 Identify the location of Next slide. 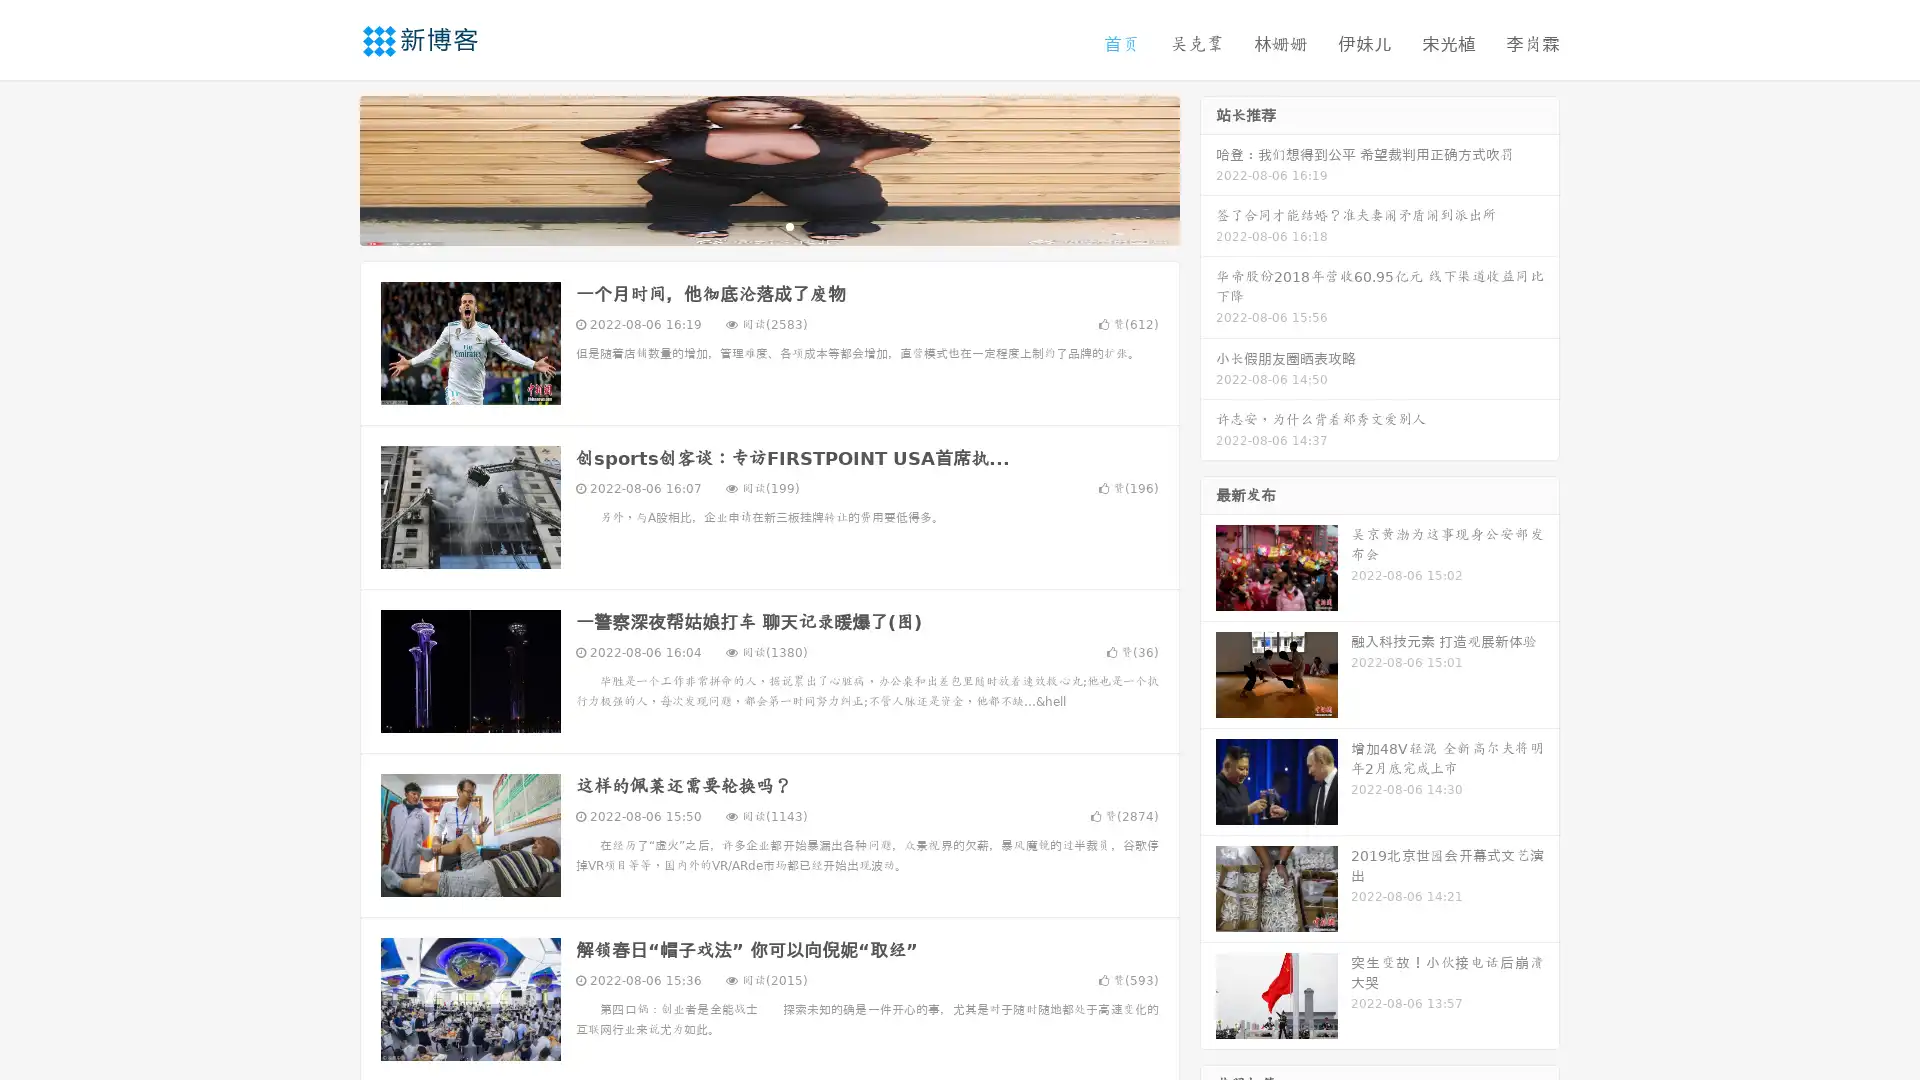
(1208, 168).